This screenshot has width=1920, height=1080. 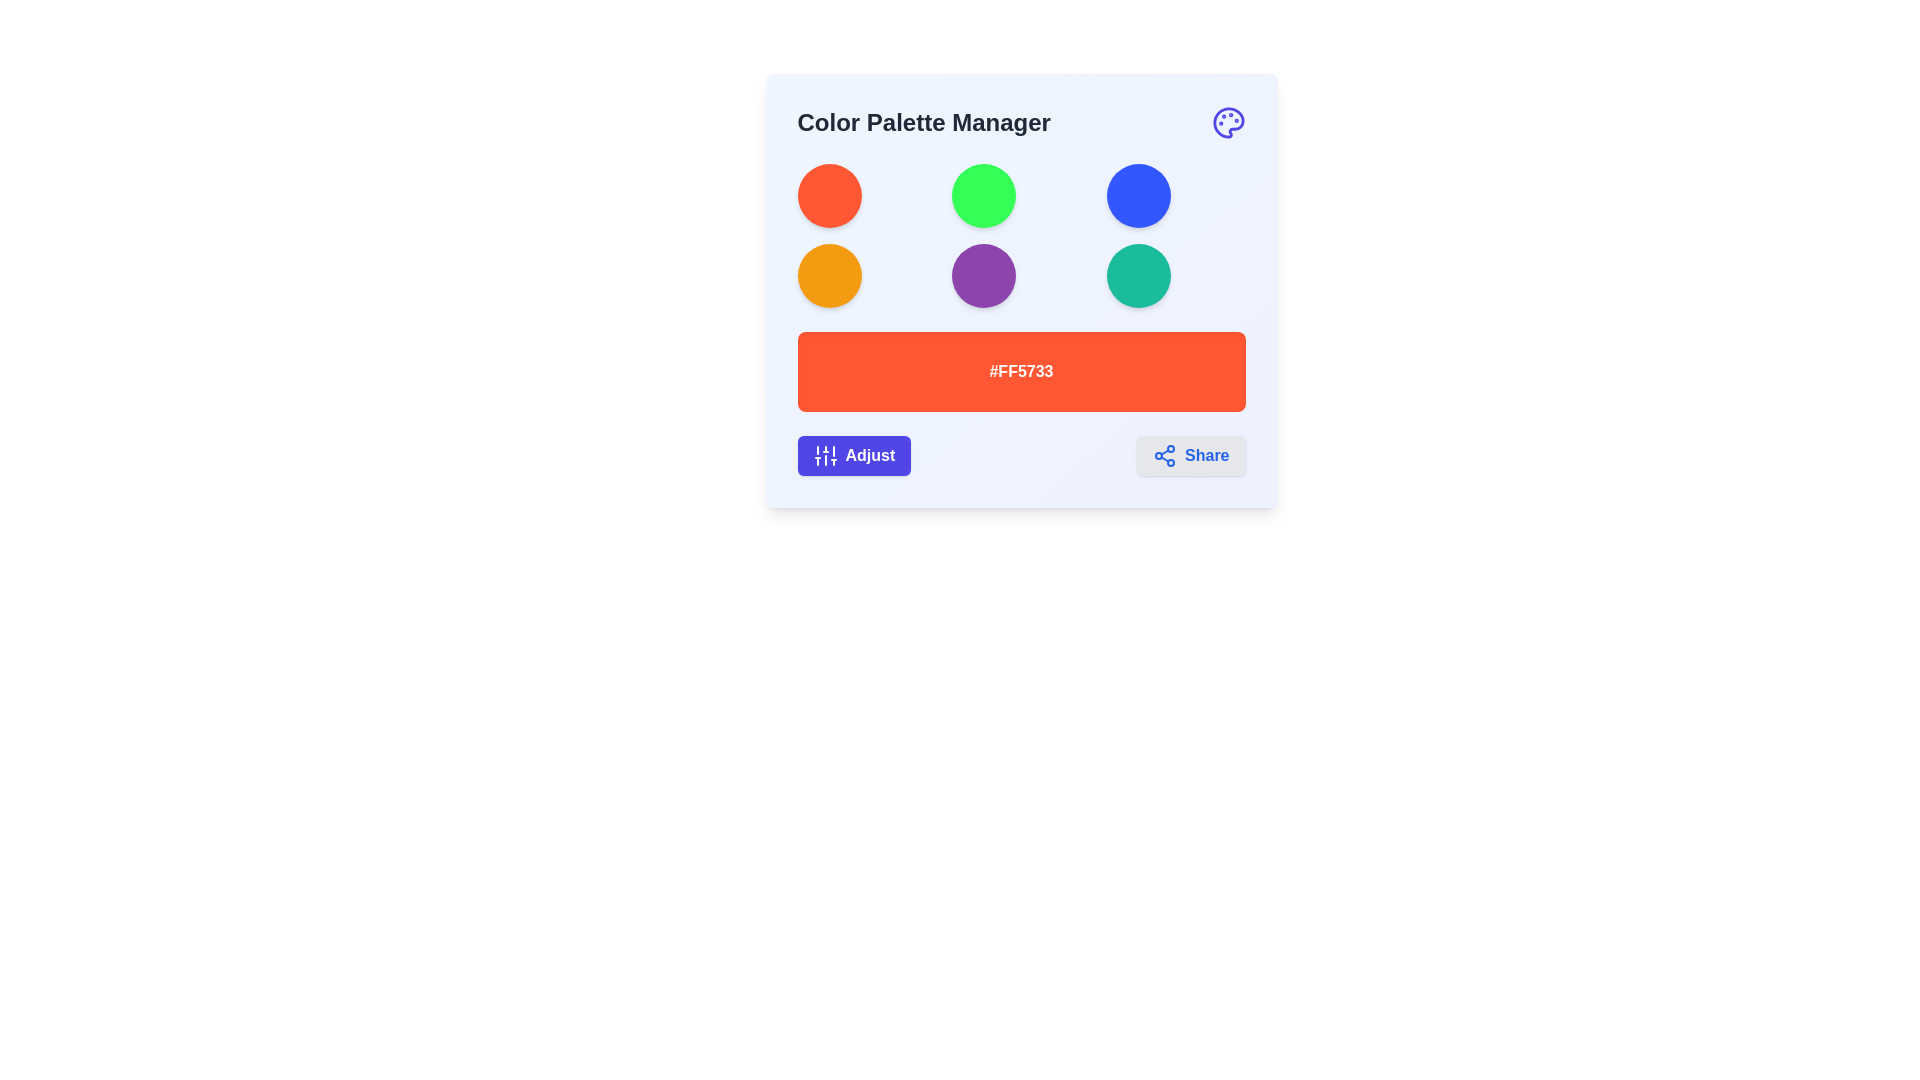 What do you see at coordinates (984, 196) in the screenshot?
I see `the interactive circle button that represents the green color option in the color palette picker` at bounding box center [984, 196].